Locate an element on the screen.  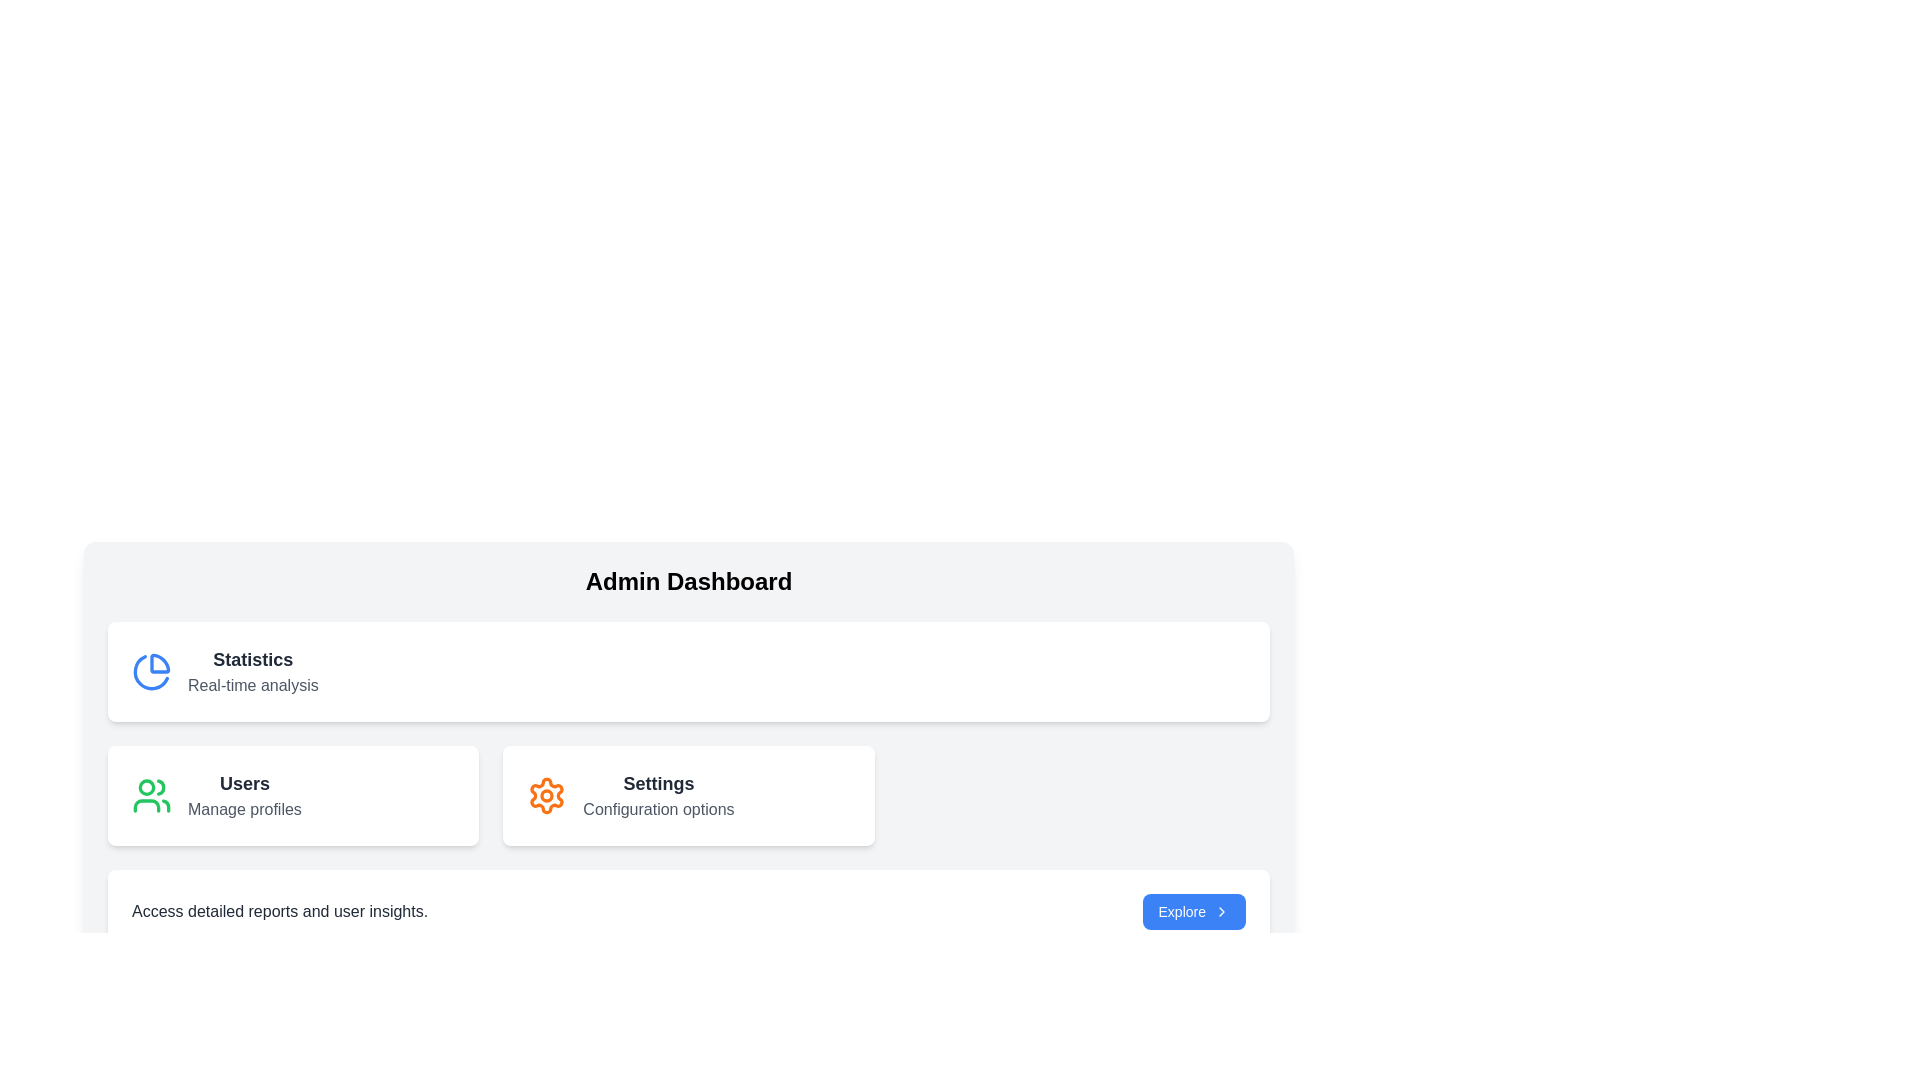
the green outlined user icon, which features two human figures, located in the top-left corner of the 'Users' card on the dashboard interface is located at coordinates (151, 794).